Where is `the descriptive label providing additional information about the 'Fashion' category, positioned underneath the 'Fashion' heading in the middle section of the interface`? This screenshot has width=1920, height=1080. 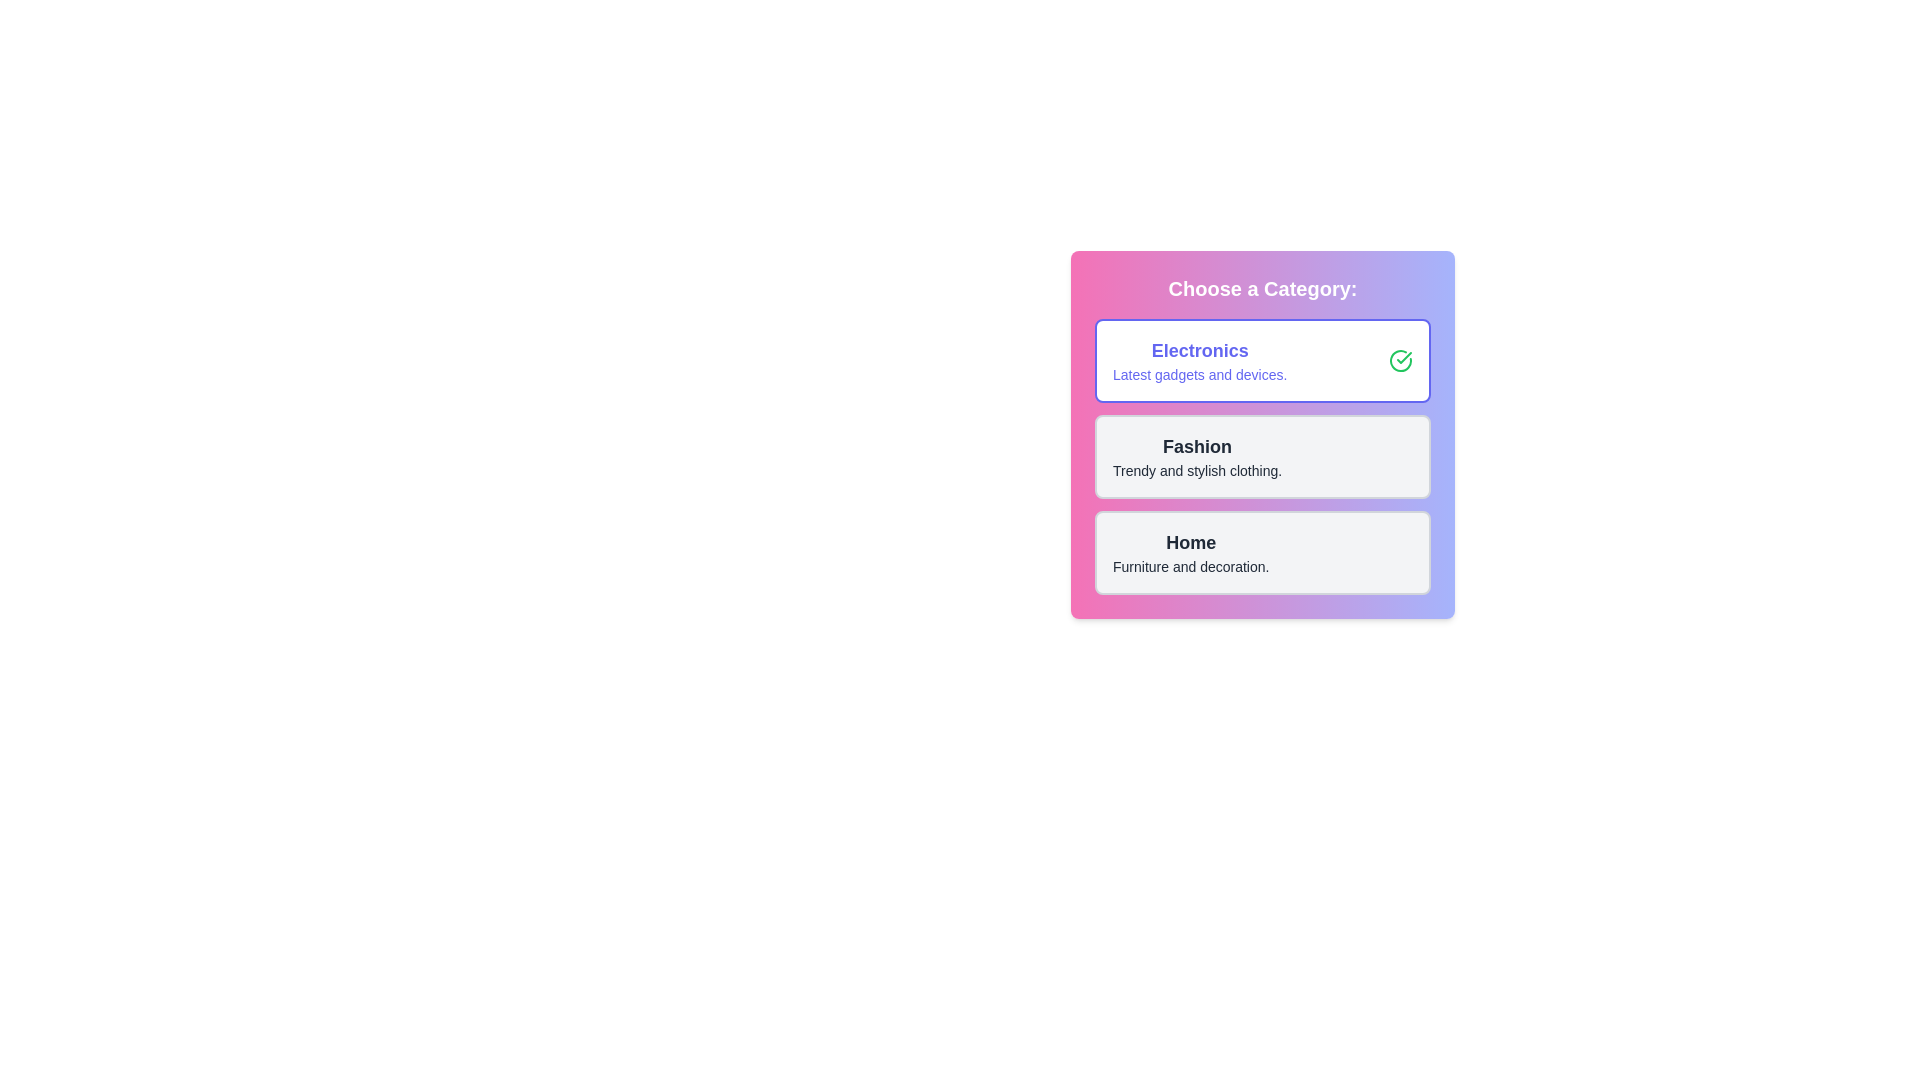
the descriptive label providing additional information about the 'Fashion' category, positioned underneath the 'Fashion' heading in the middle section of the interface is located at coordinates (1197, 470).